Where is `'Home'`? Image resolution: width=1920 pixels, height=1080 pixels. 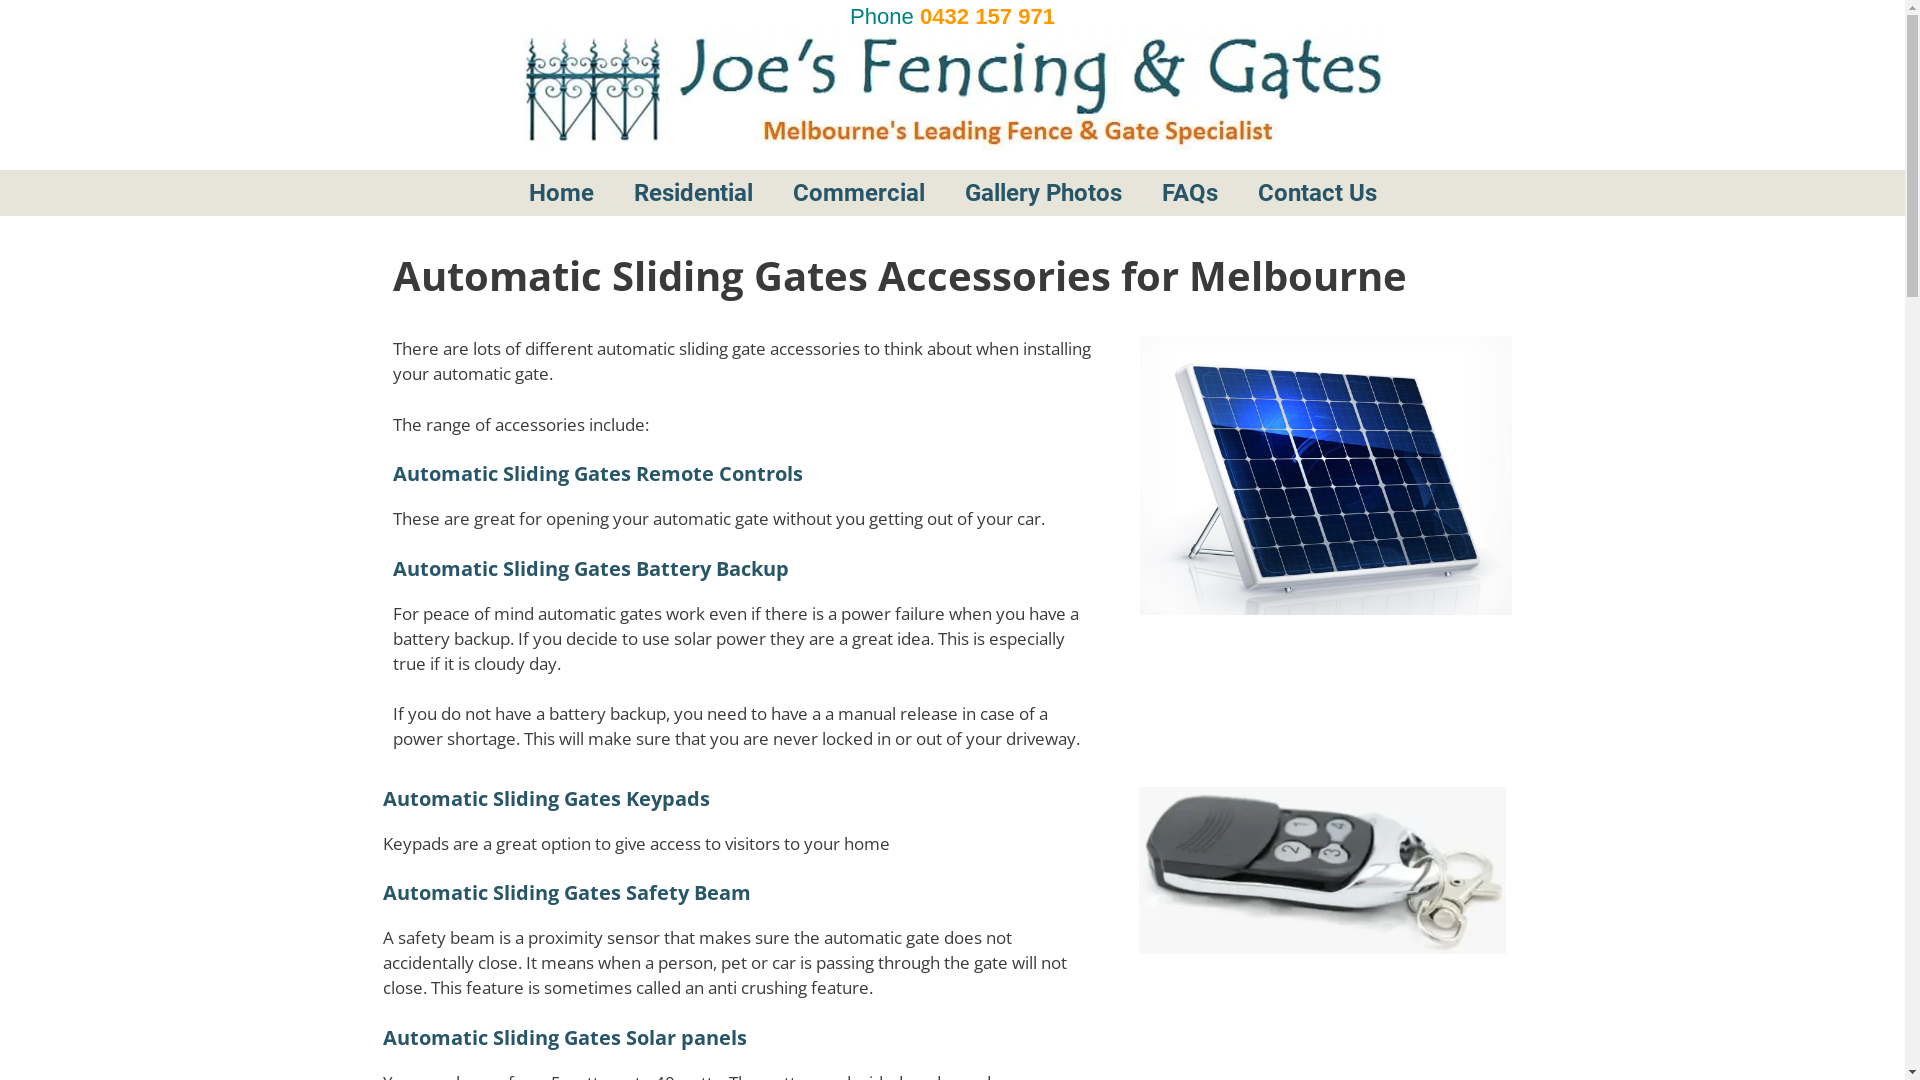
'Home' is located at coordinates (601, 192).